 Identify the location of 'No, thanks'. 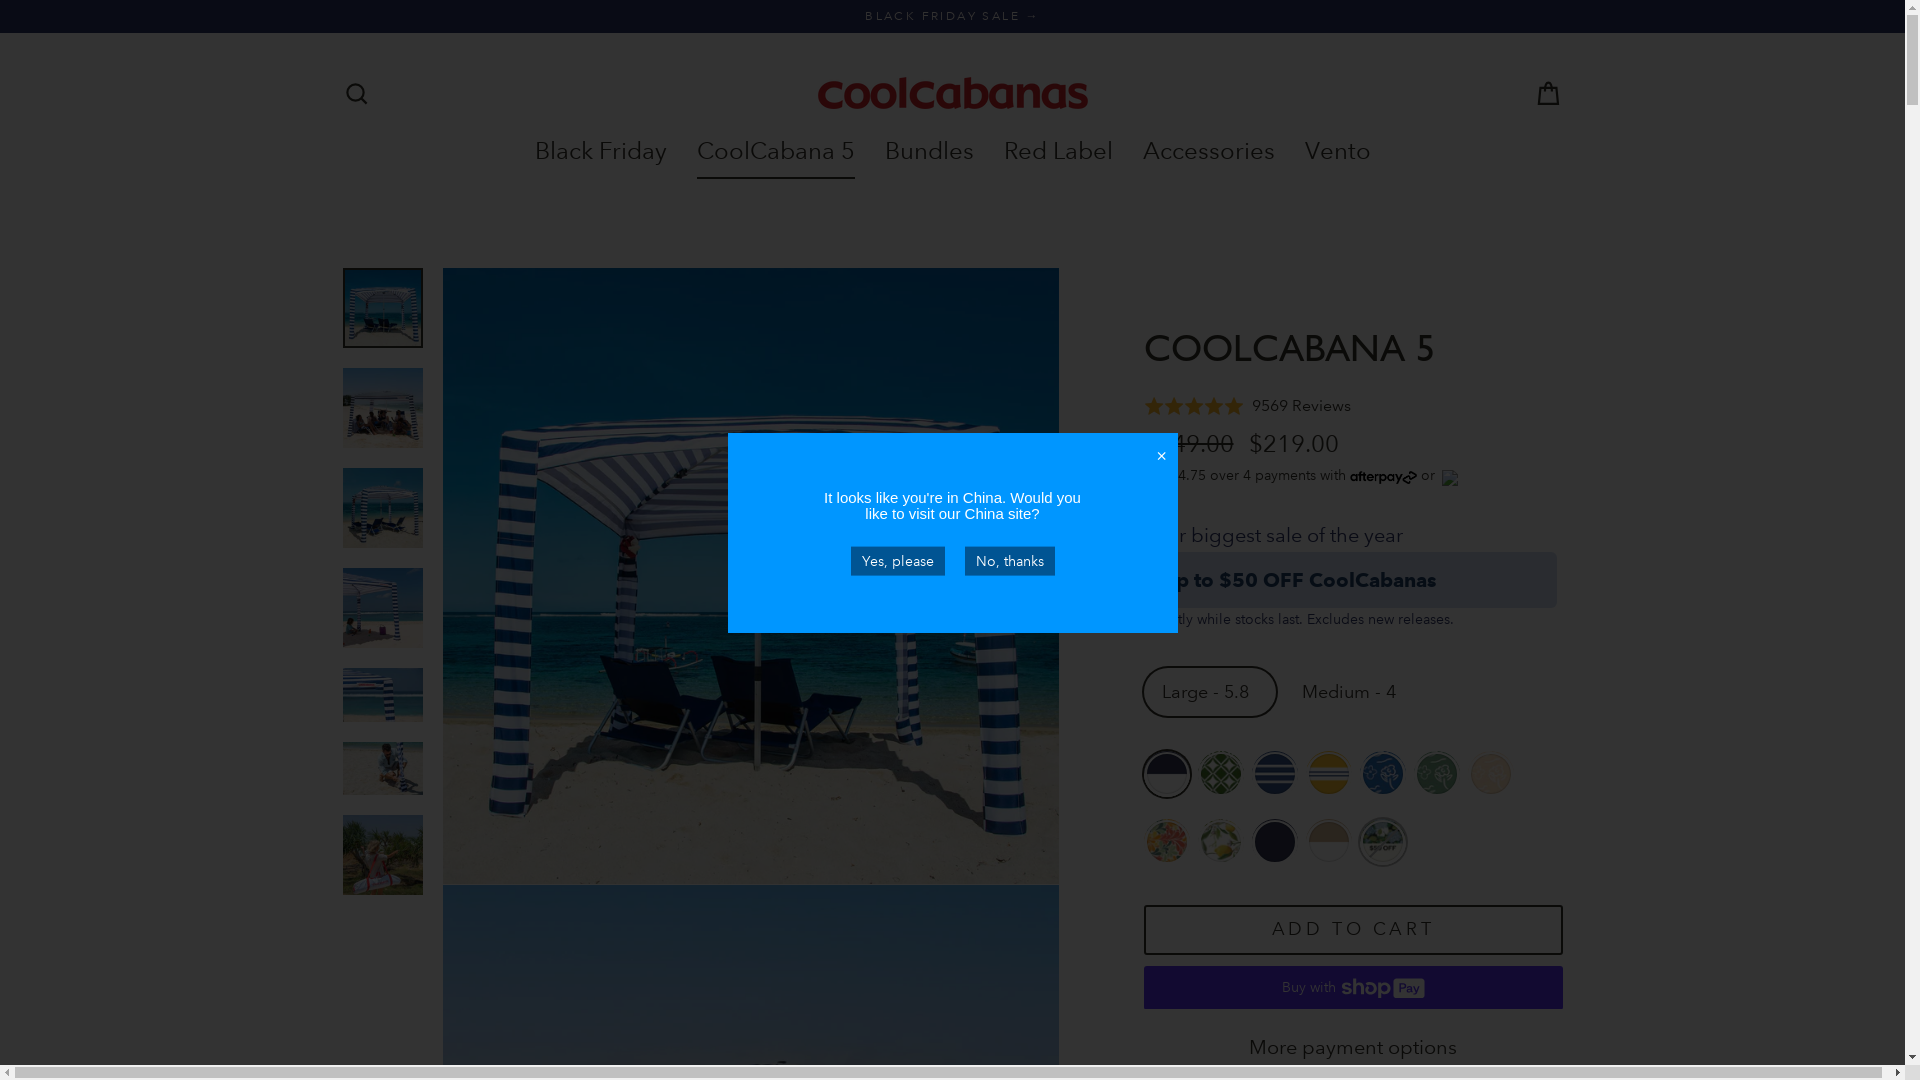
(1008, 560).